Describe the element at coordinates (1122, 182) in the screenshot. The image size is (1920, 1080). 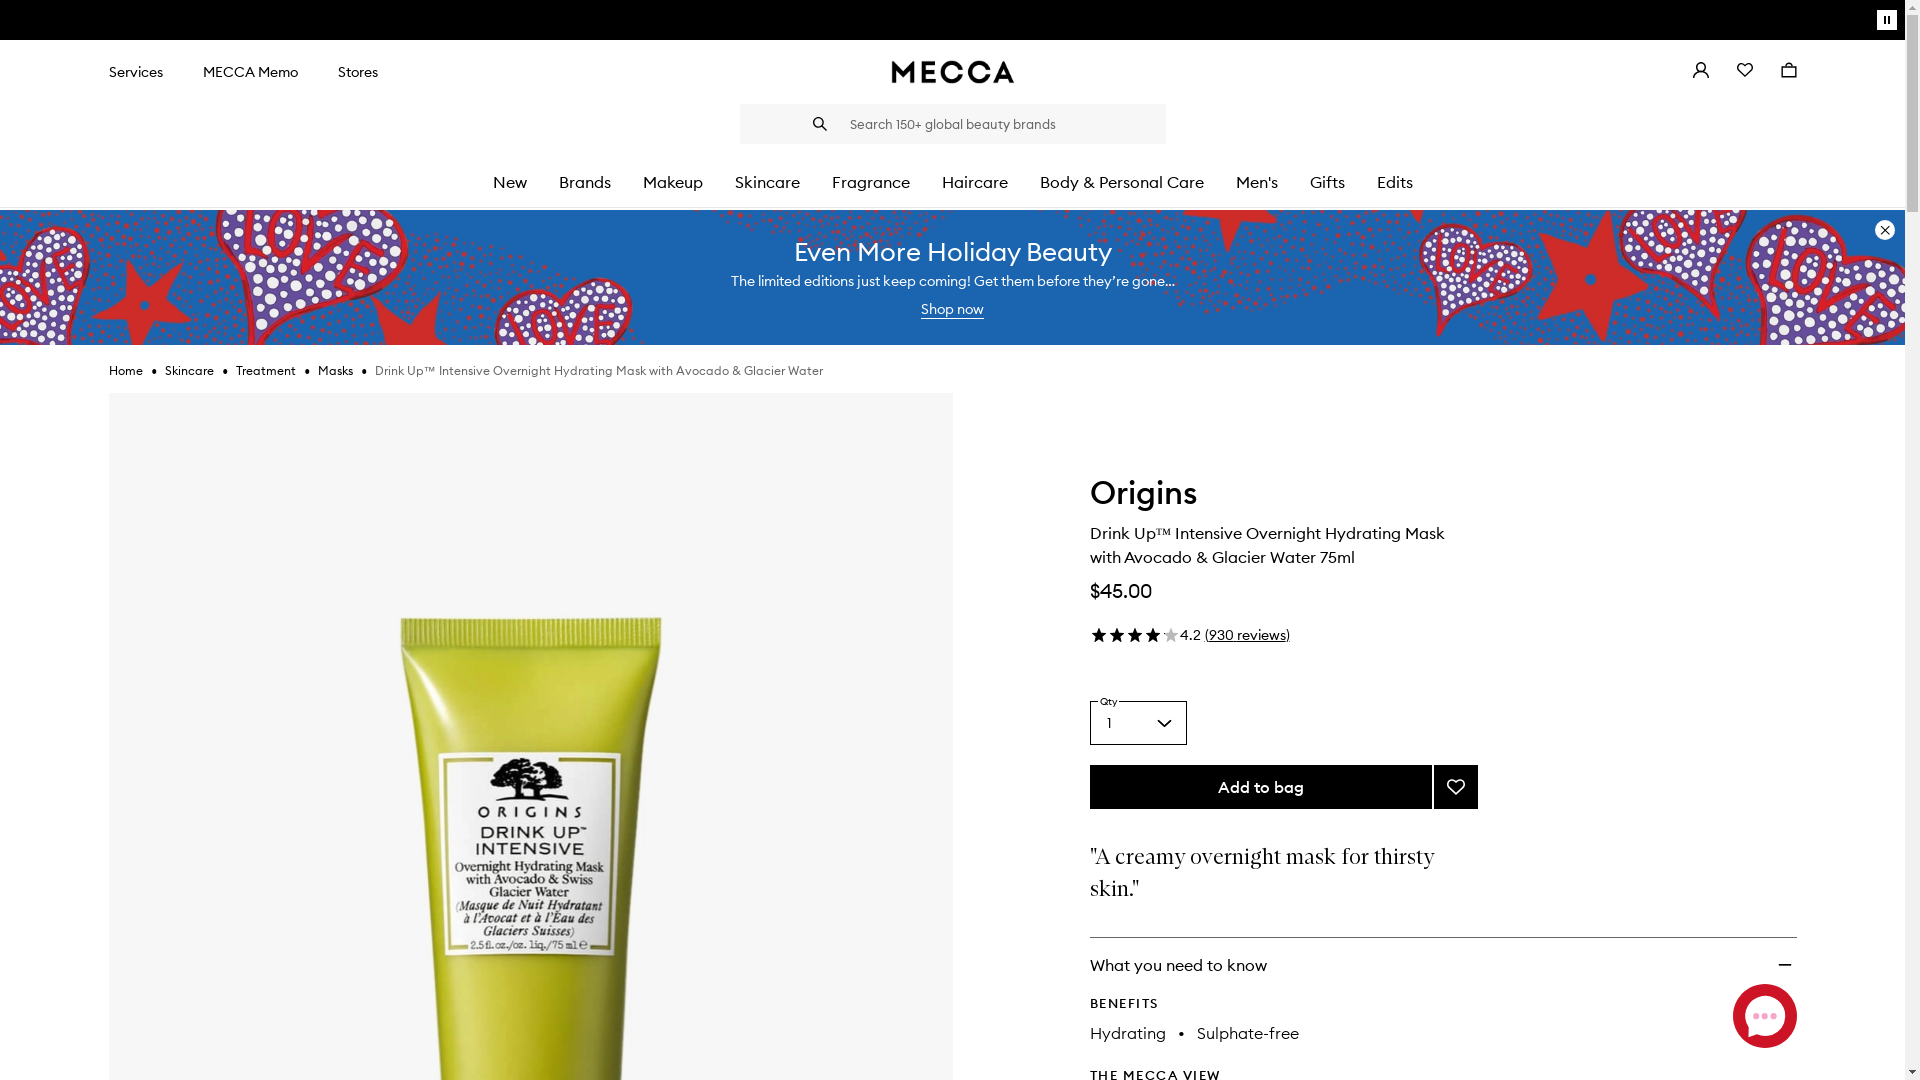
I see `'Body & Personal Care'` at that location.